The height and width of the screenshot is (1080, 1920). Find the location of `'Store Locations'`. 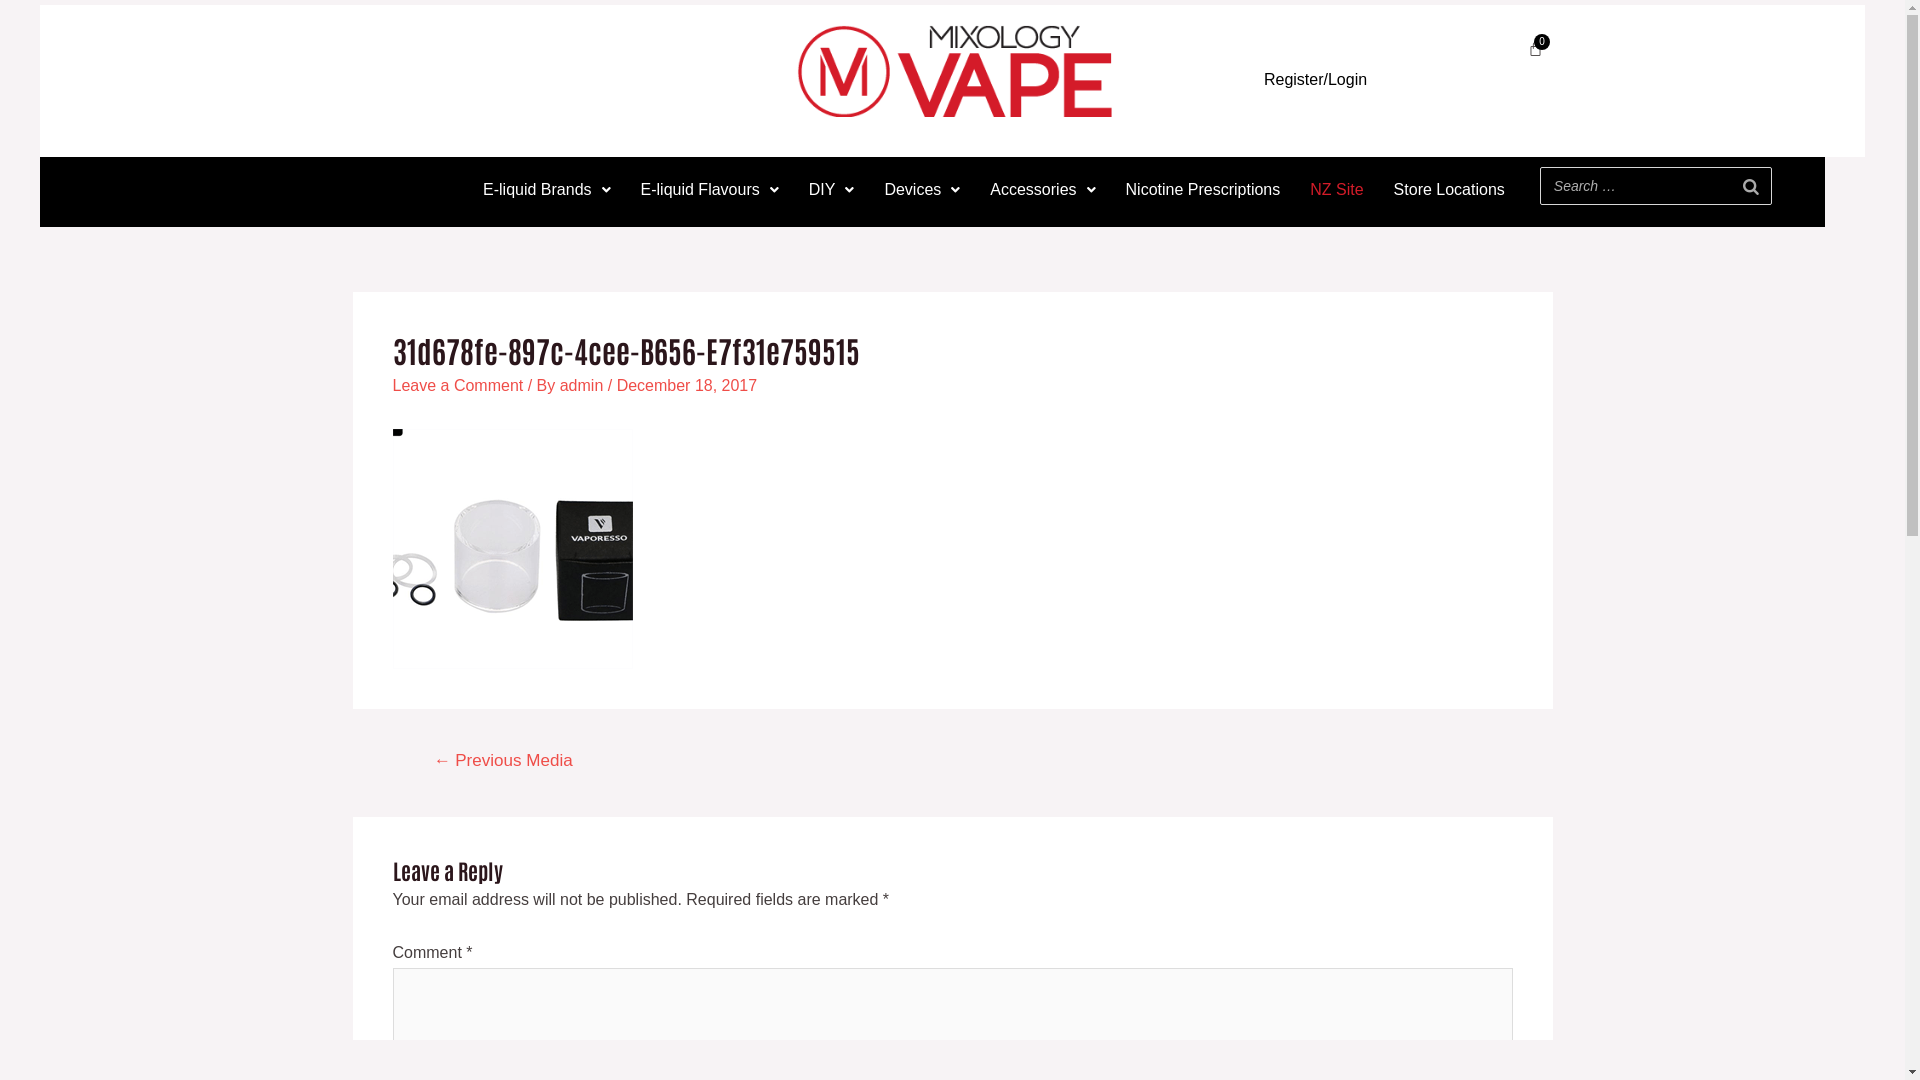

'Store Locations' is located at coordinates (1377, 189).